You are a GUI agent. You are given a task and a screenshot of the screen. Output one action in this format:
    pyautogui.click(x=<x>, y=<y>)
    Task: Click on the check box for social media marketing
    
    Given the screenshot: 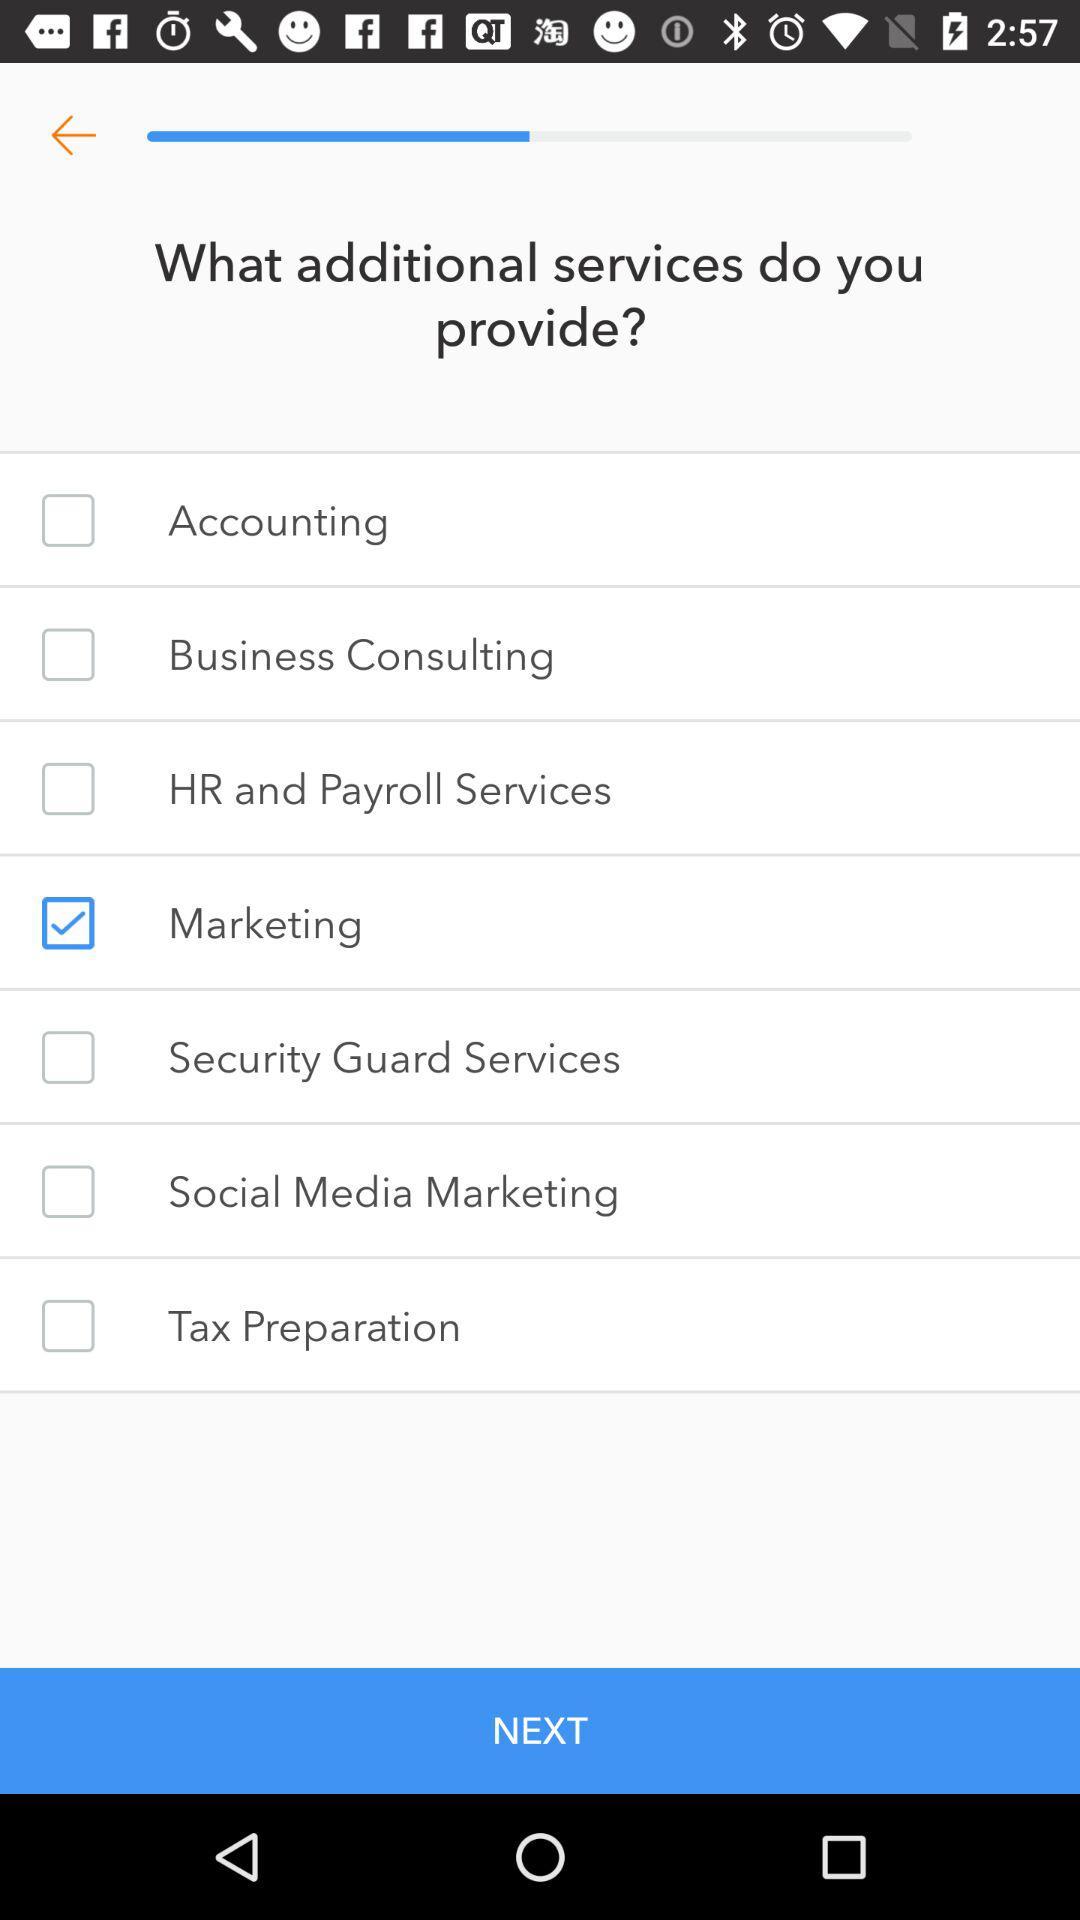 What is the action you would take?
    pyautogui.click(x=67, y=1191)
    